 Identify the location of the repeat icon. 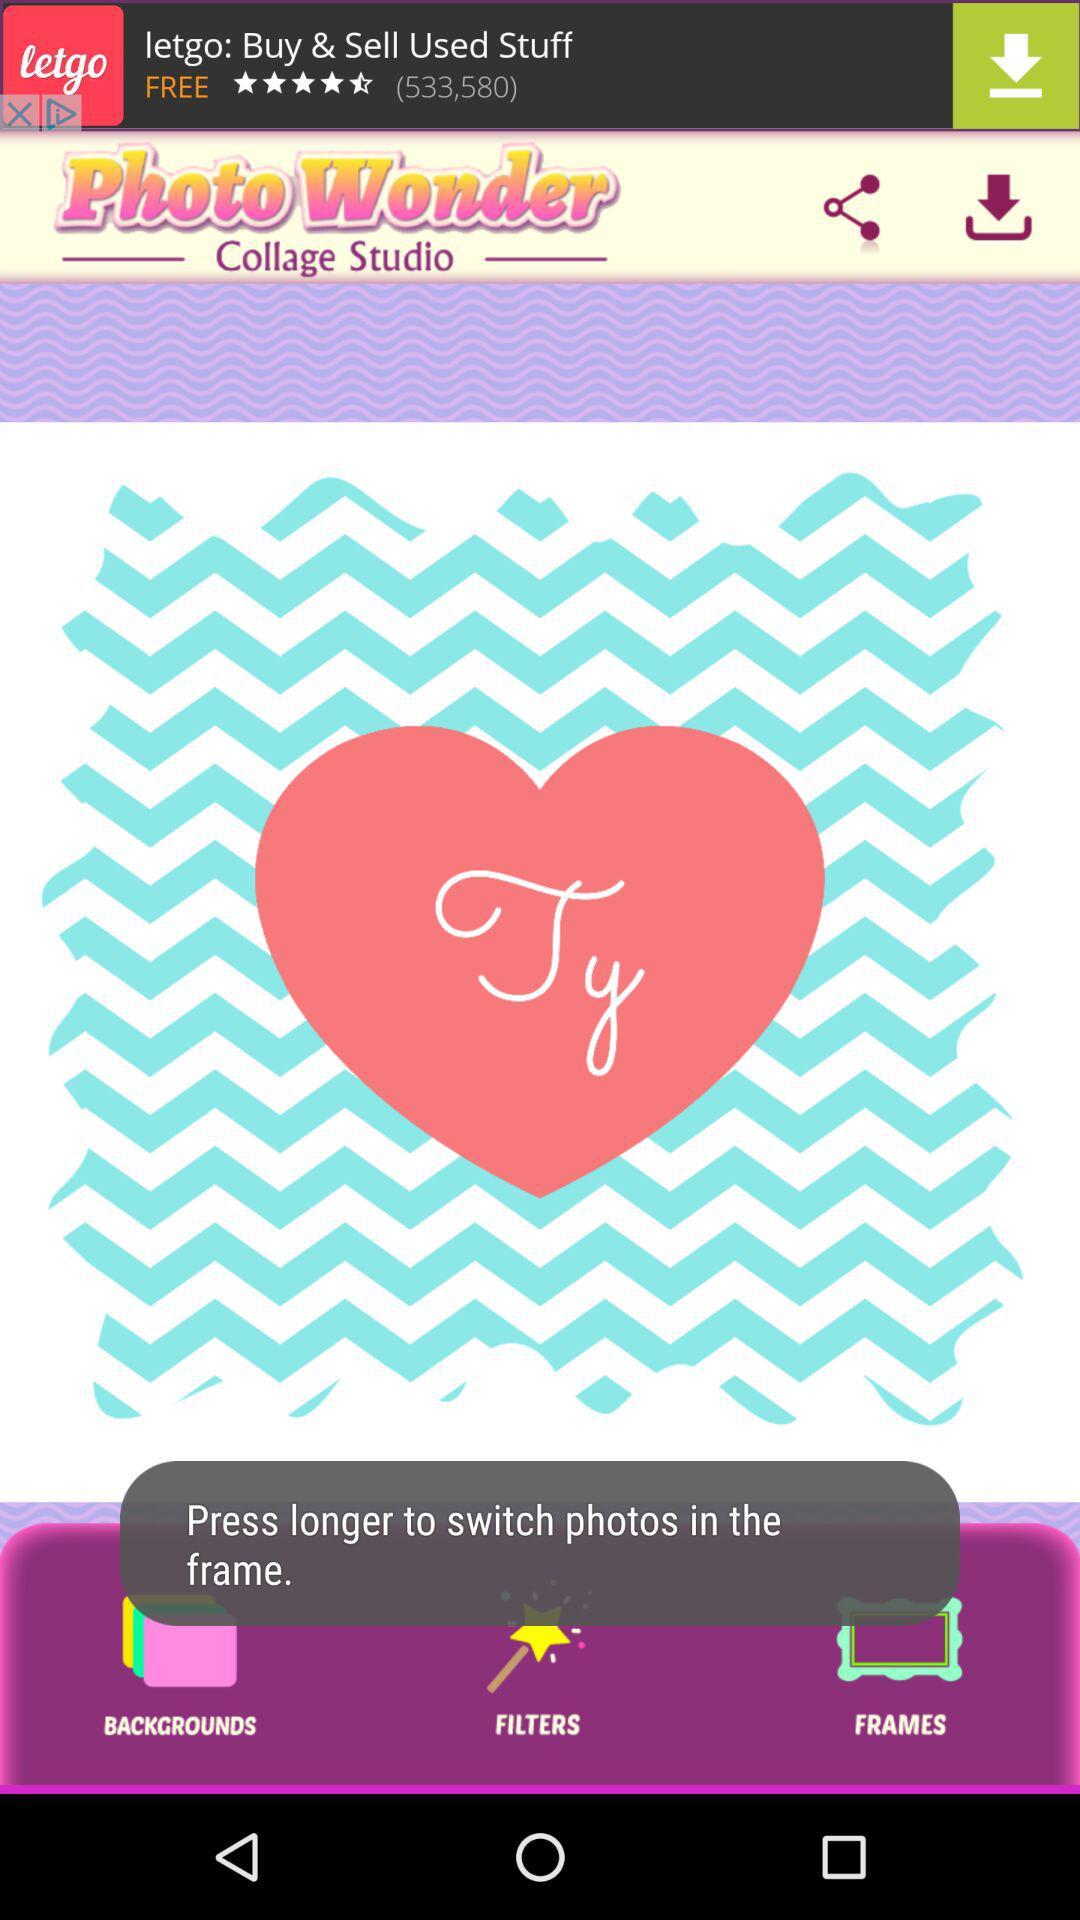
(898, 1658).